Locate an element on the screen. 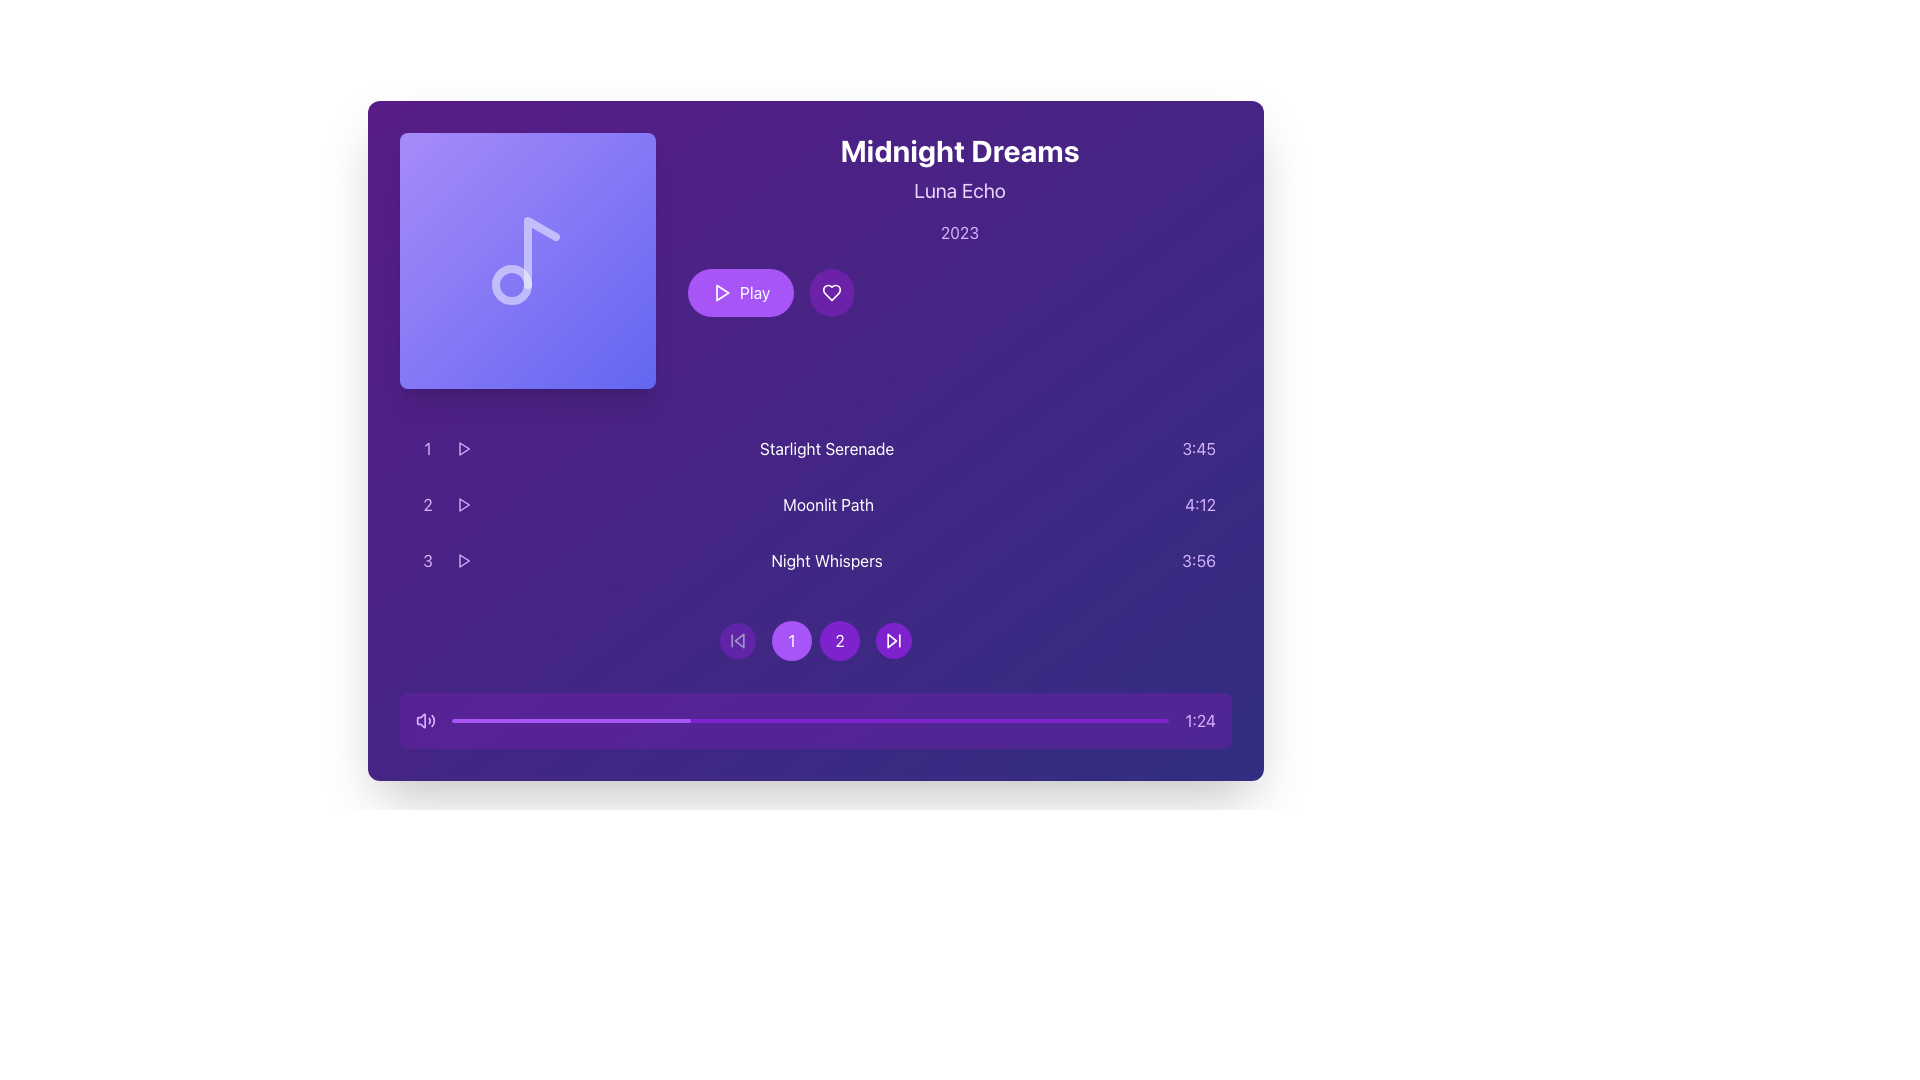 This screenshot has height=1080, width=1920. the play button icon that is located in the third list item of the track list, positioned to the right of the number '3' and to the left of the track title 'Night Whispers' is located at coordinates (463, 560).